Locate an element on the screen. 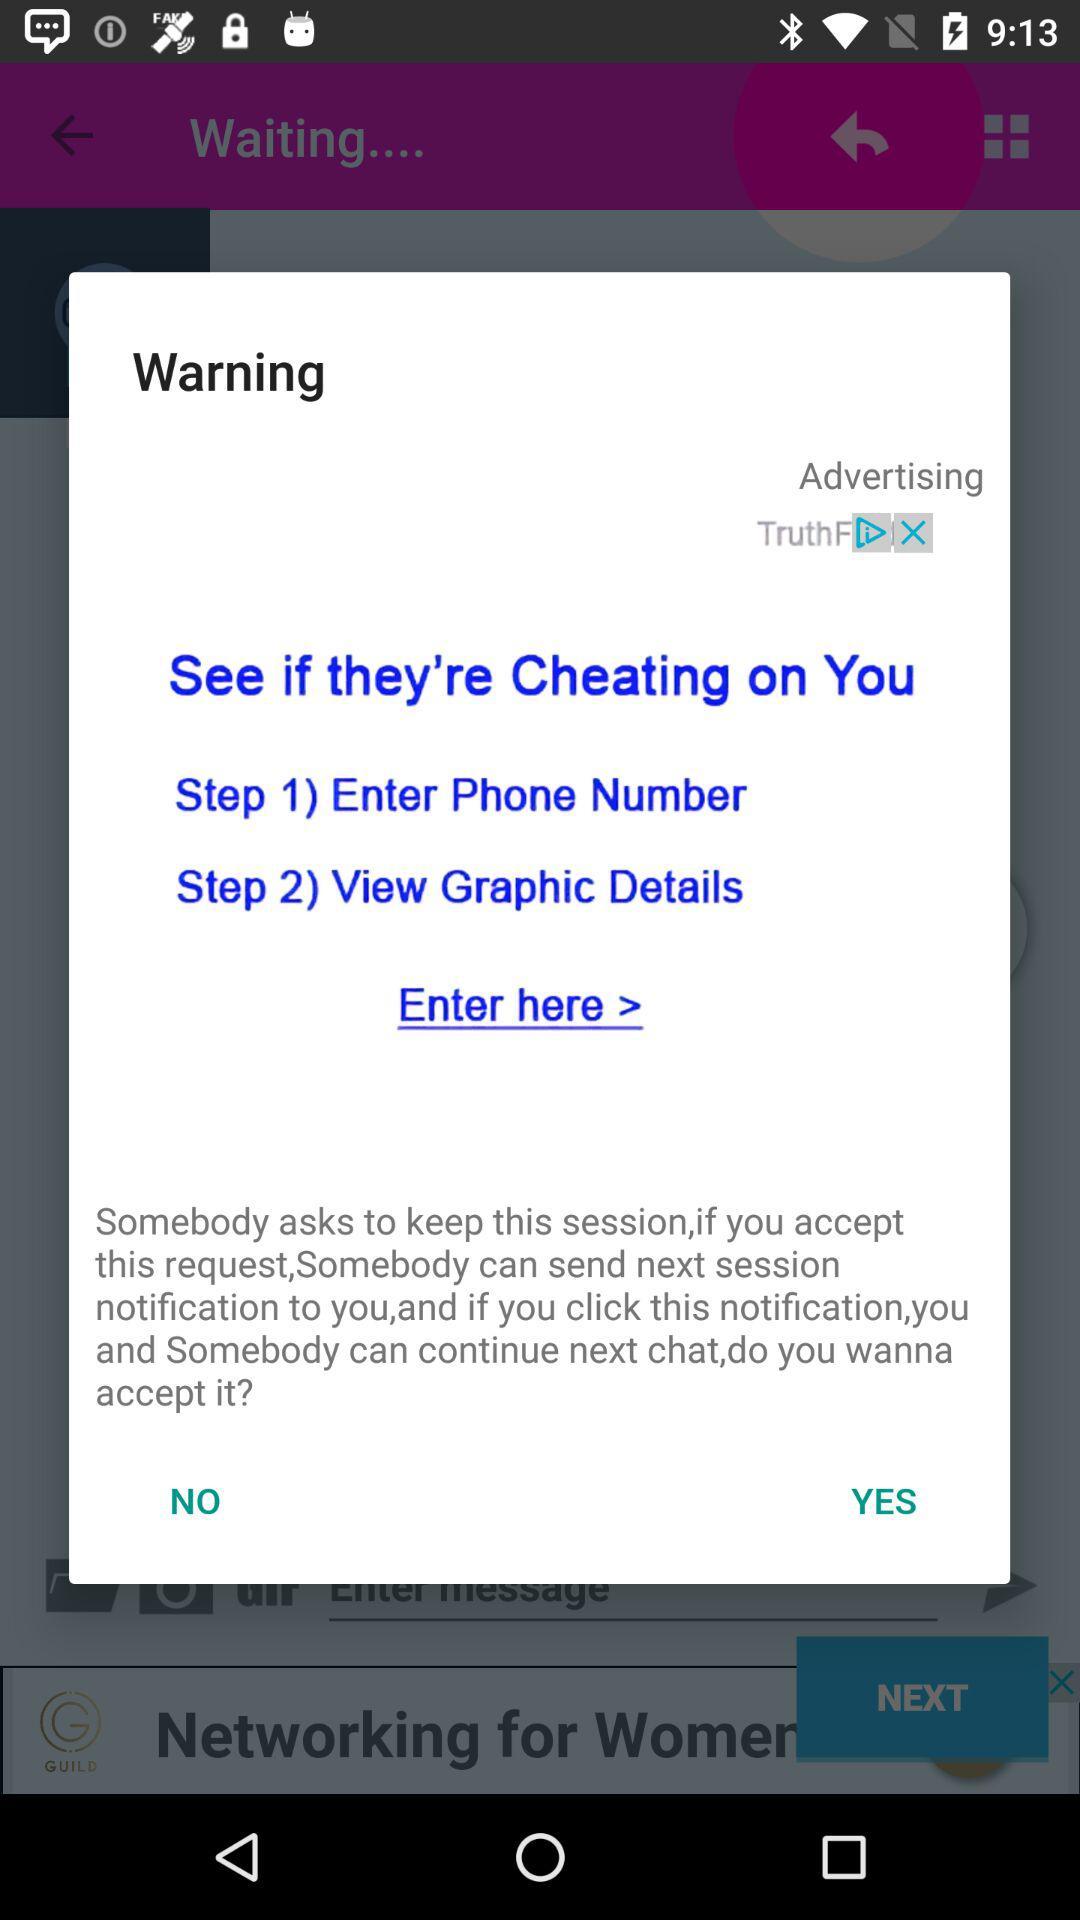 This screenshot has height=1920, width=1080. get information about the person is located at coordinates (538, 841).